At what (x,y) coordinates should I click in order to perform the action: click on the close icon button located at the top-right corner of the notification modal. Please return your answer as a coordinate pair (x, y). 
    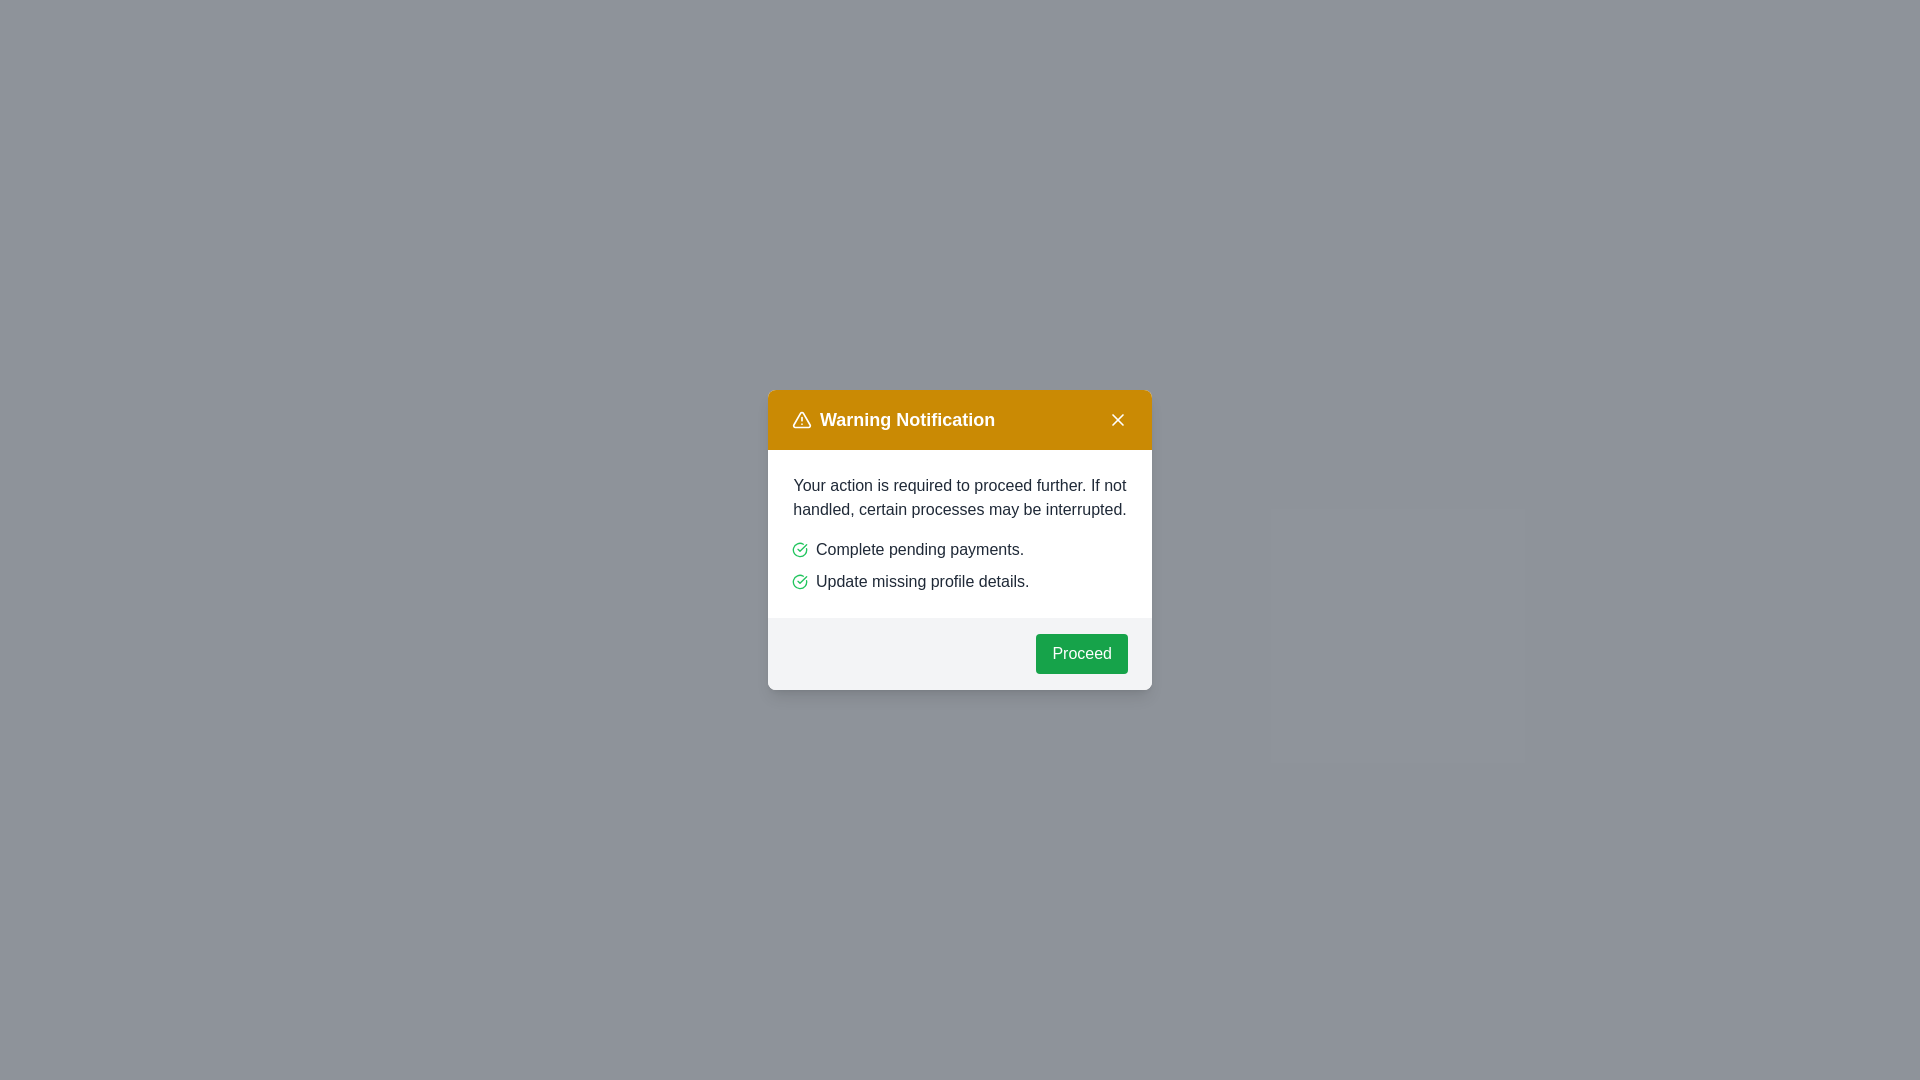
    Looking at the image, I should click on (1117, 419).